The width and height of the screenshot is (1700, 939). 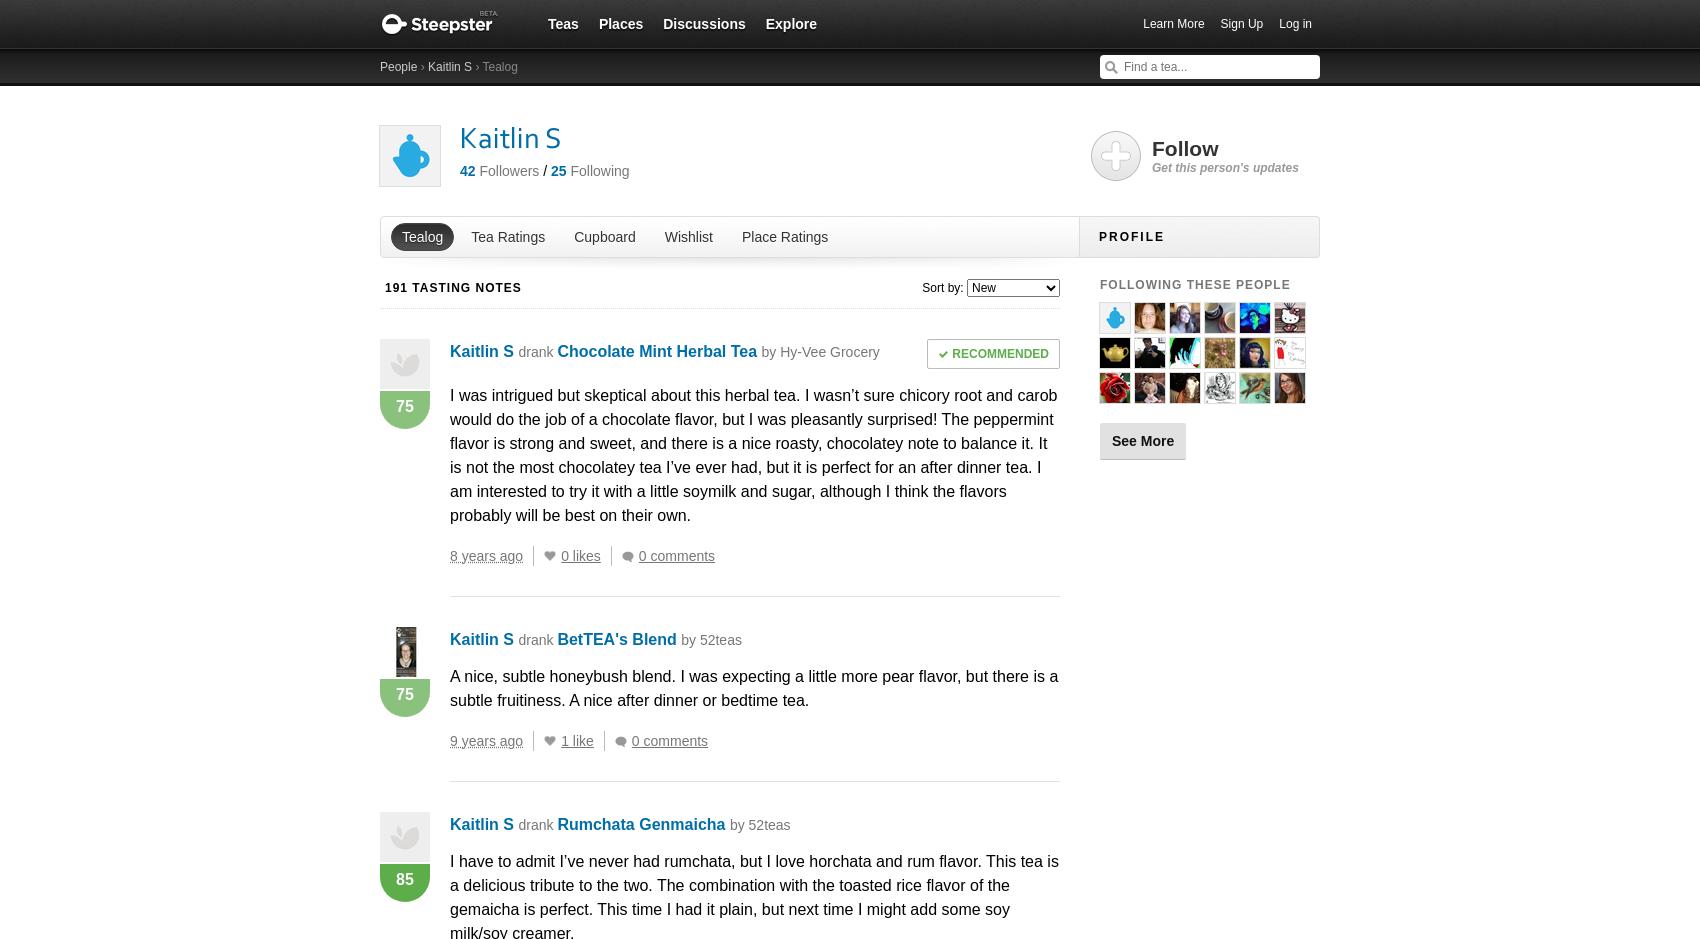 I want to click on 'Following', so click(x=569, y=170).